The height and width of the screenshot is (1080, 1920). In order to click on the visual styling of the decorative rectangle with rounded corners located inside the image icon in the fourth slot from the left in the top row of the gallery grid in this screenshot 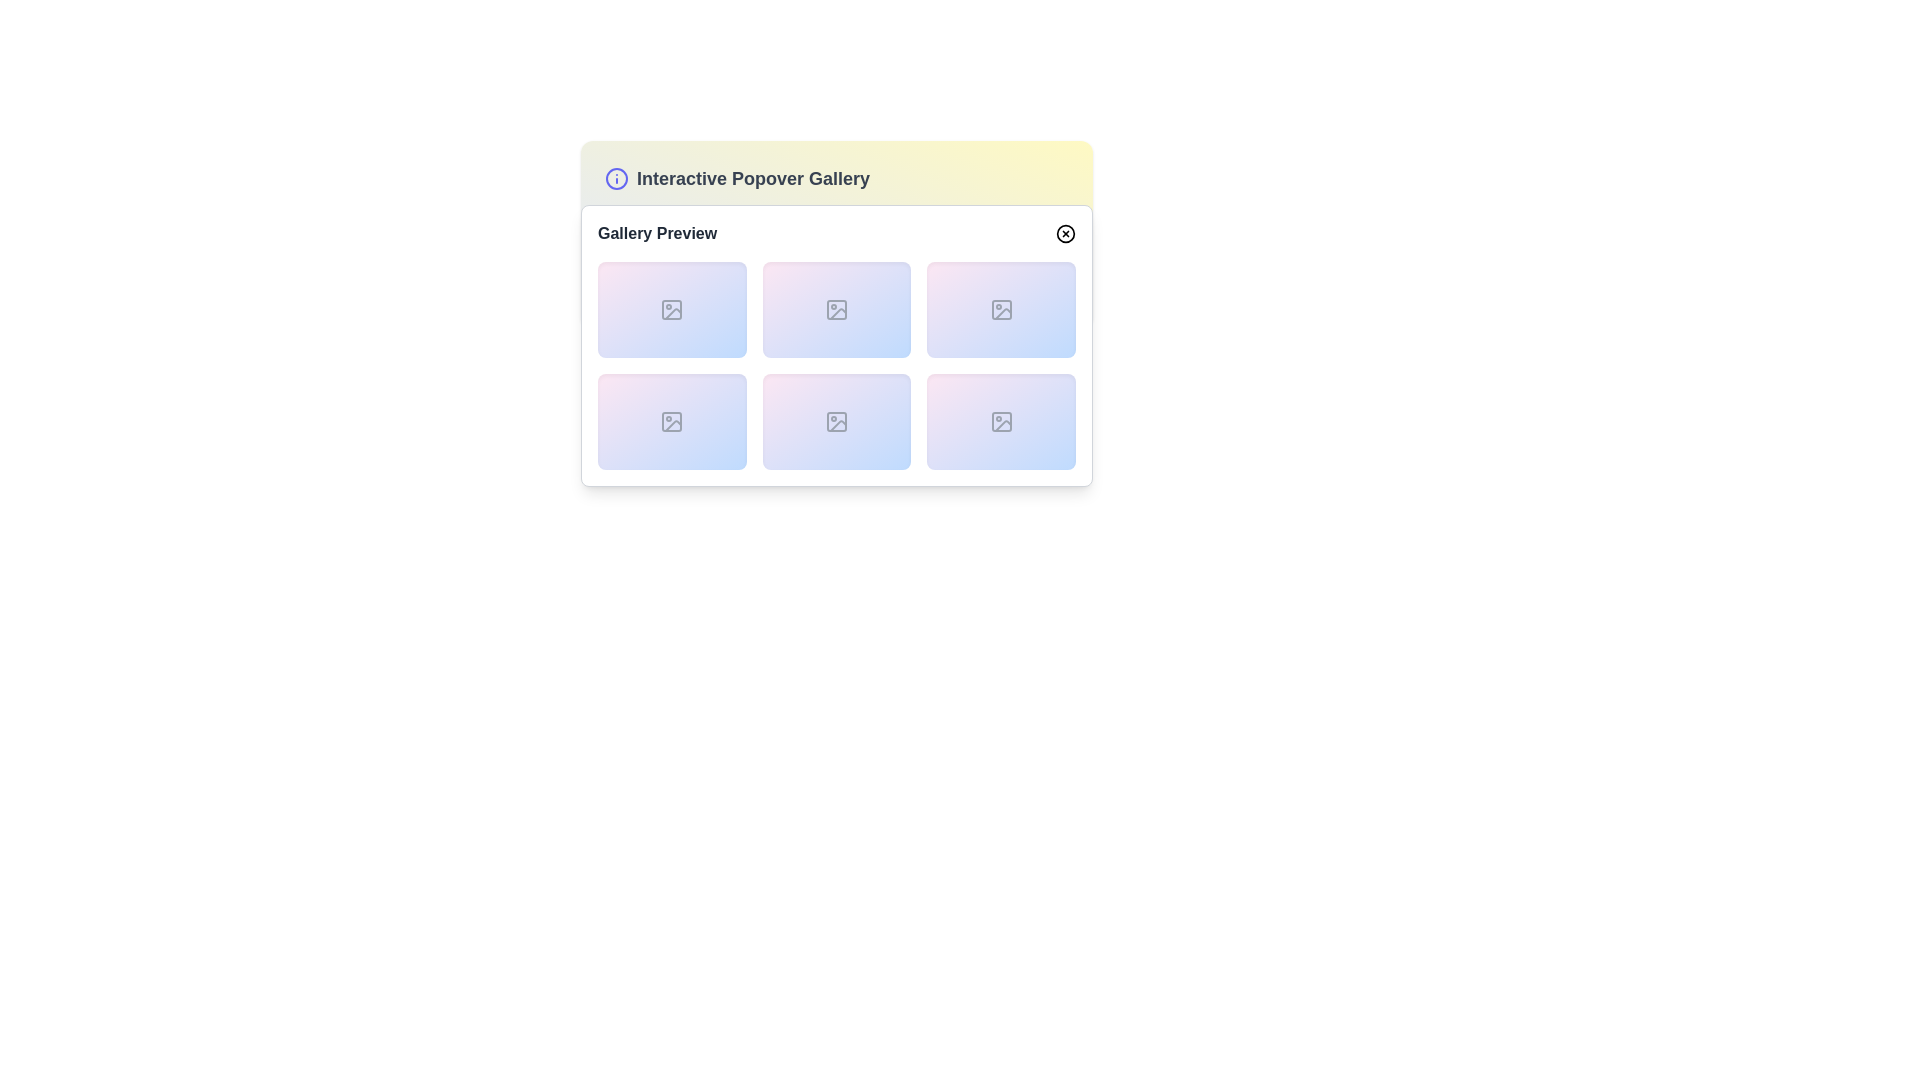, I will do `click(1001, 309)`.